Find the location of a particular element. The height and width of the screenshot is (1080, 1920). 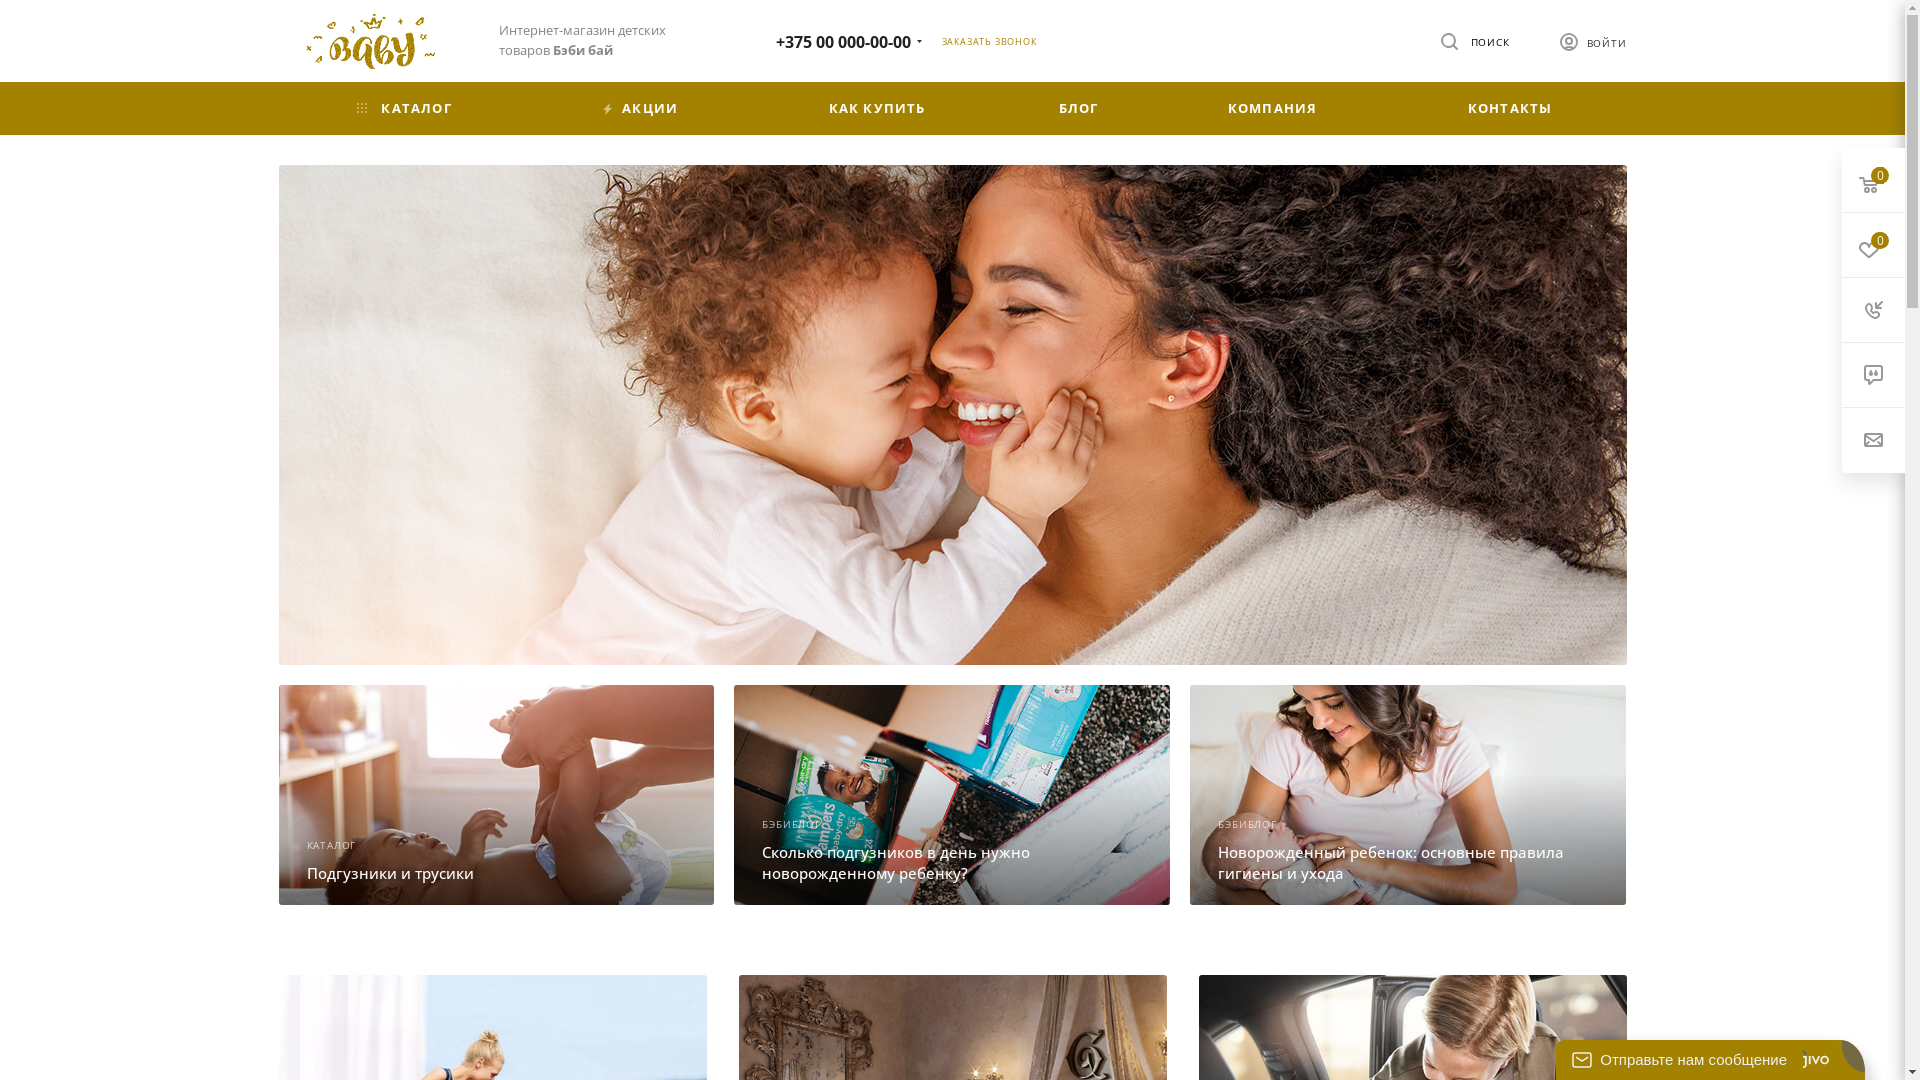

'+375 00 000-00-00' is located at coordinates (775, 41).